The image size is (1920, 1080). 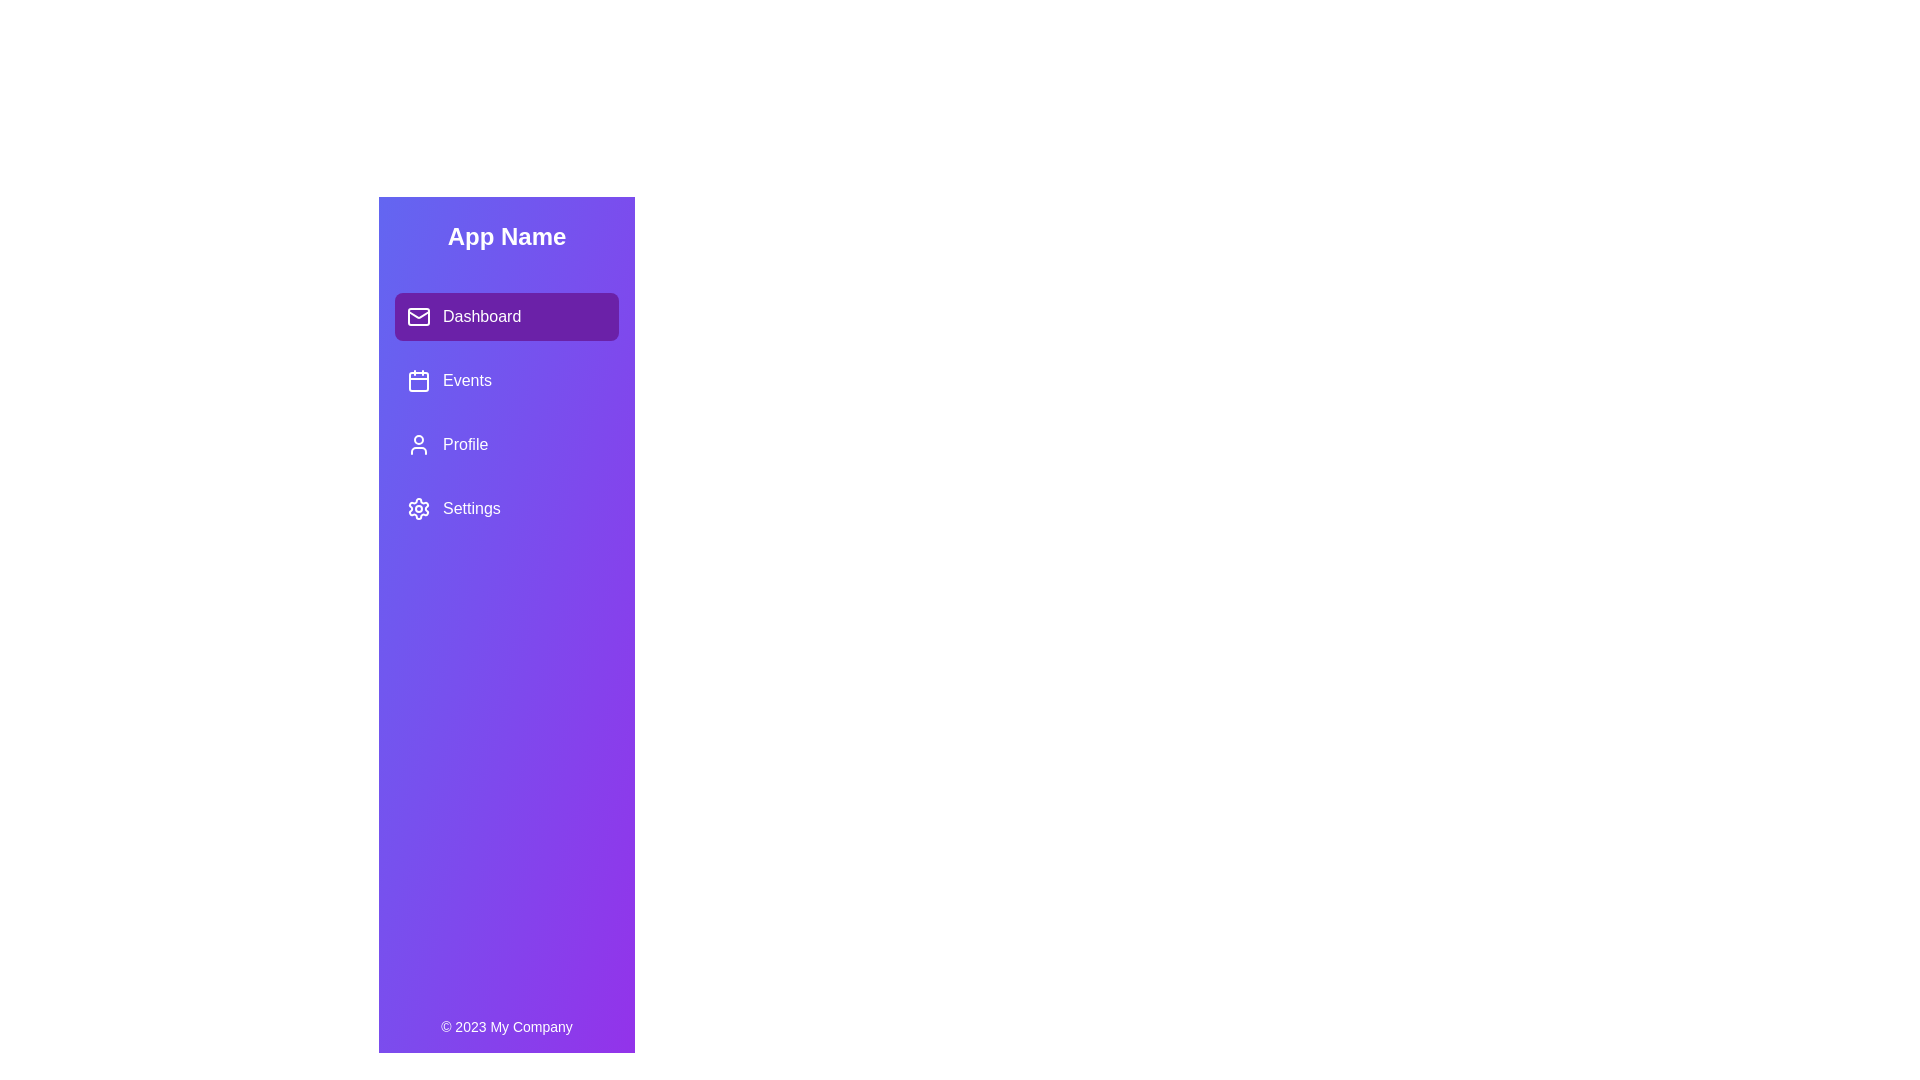 What do you see at coordinates (507, 381) in the screenshot?
I see `the navigation item Events to highlight it` at bounding box center [507, 381].